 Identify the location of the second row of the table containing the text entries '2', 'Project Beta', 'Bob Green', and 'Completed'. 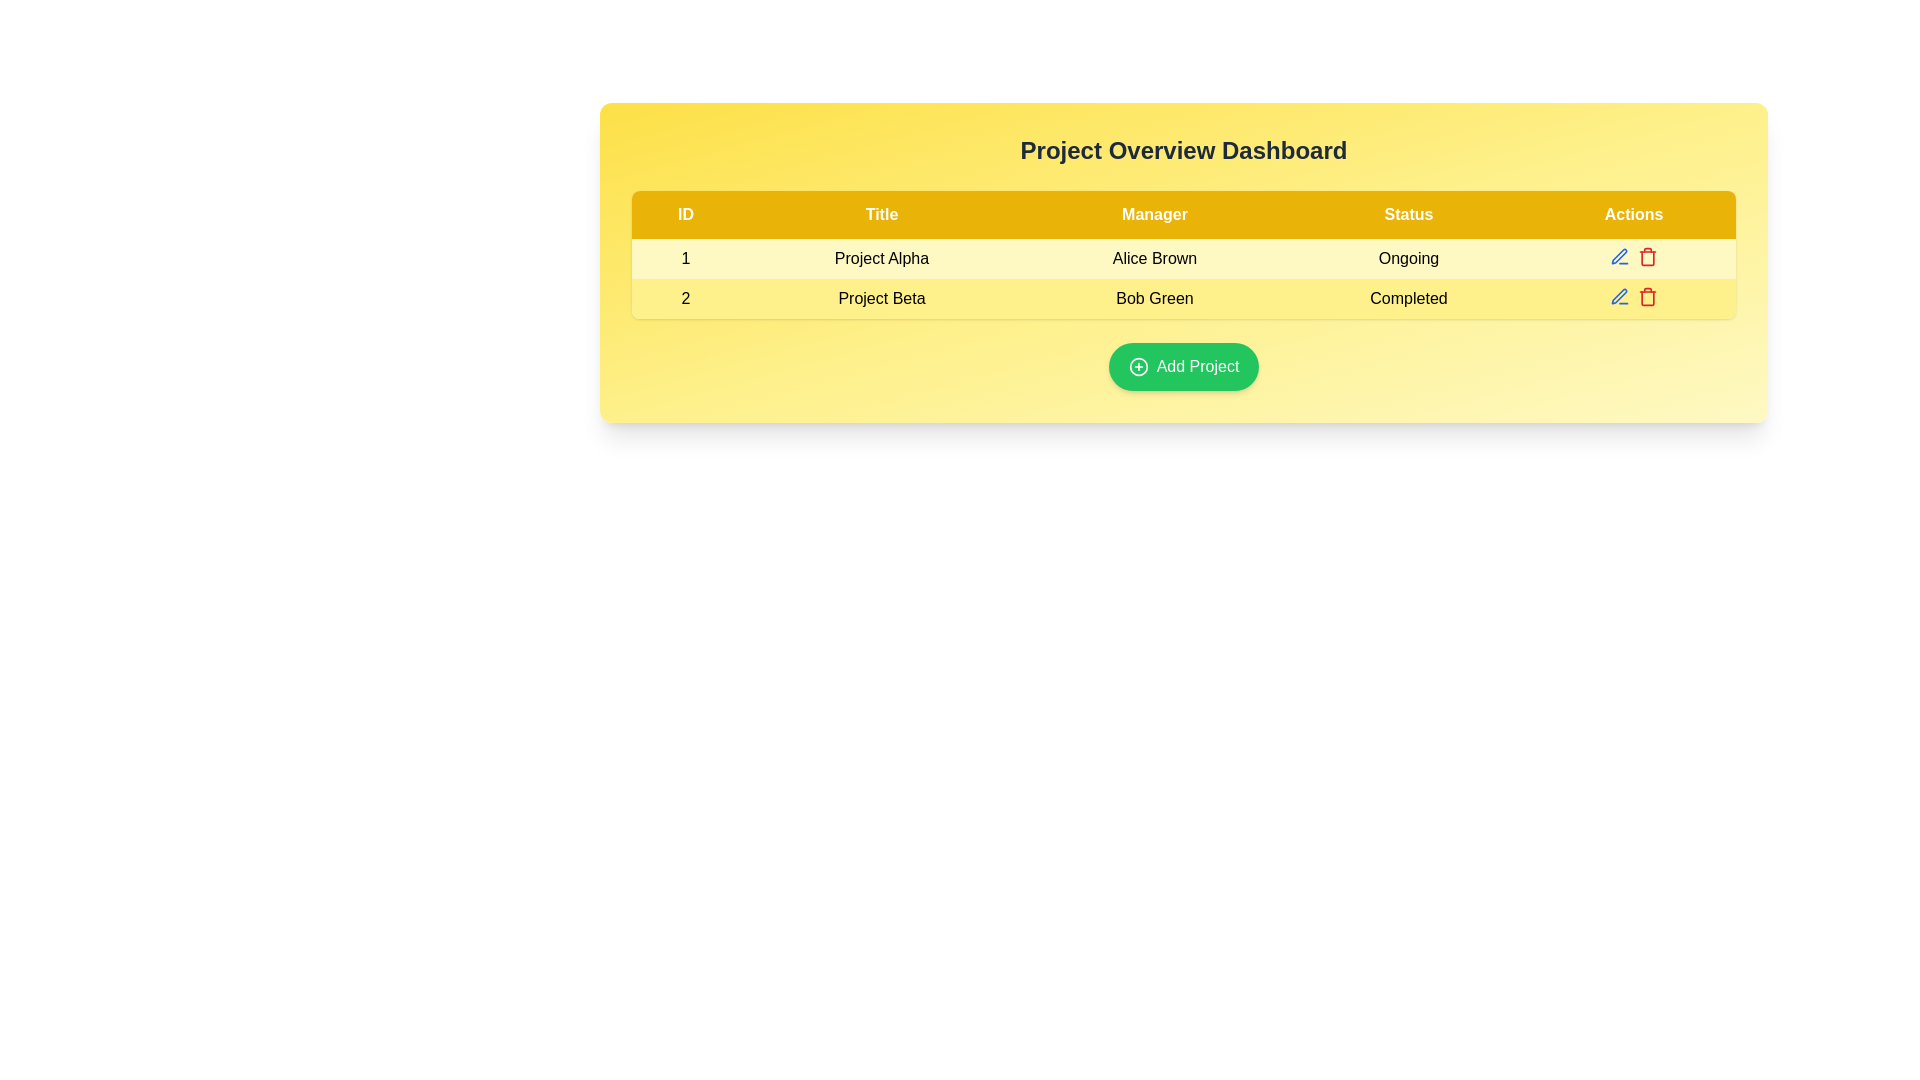
(1184, 278).